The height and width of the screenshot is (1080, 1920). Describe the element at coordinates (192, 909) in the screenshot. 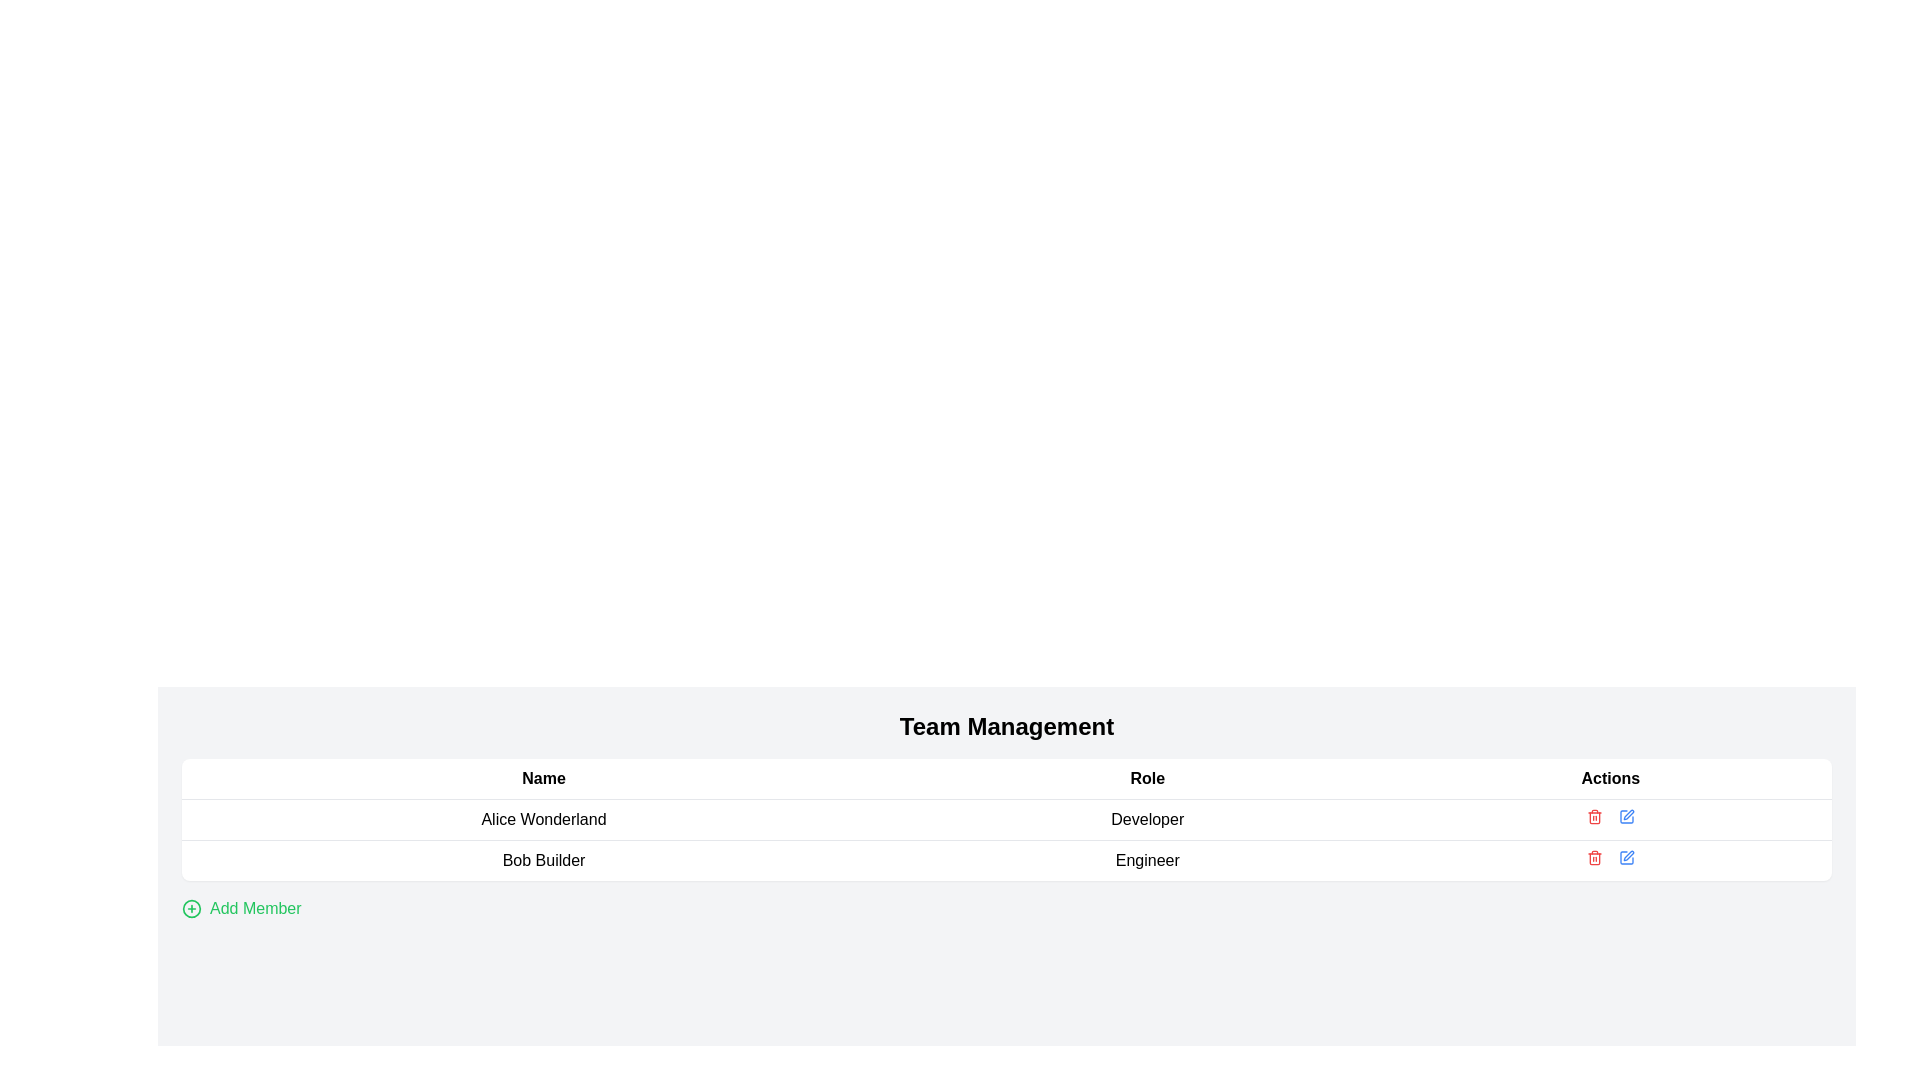

I see `the circular icon with a green outline and a plus sign, located to the left of the 'Add Member' button` at that location.